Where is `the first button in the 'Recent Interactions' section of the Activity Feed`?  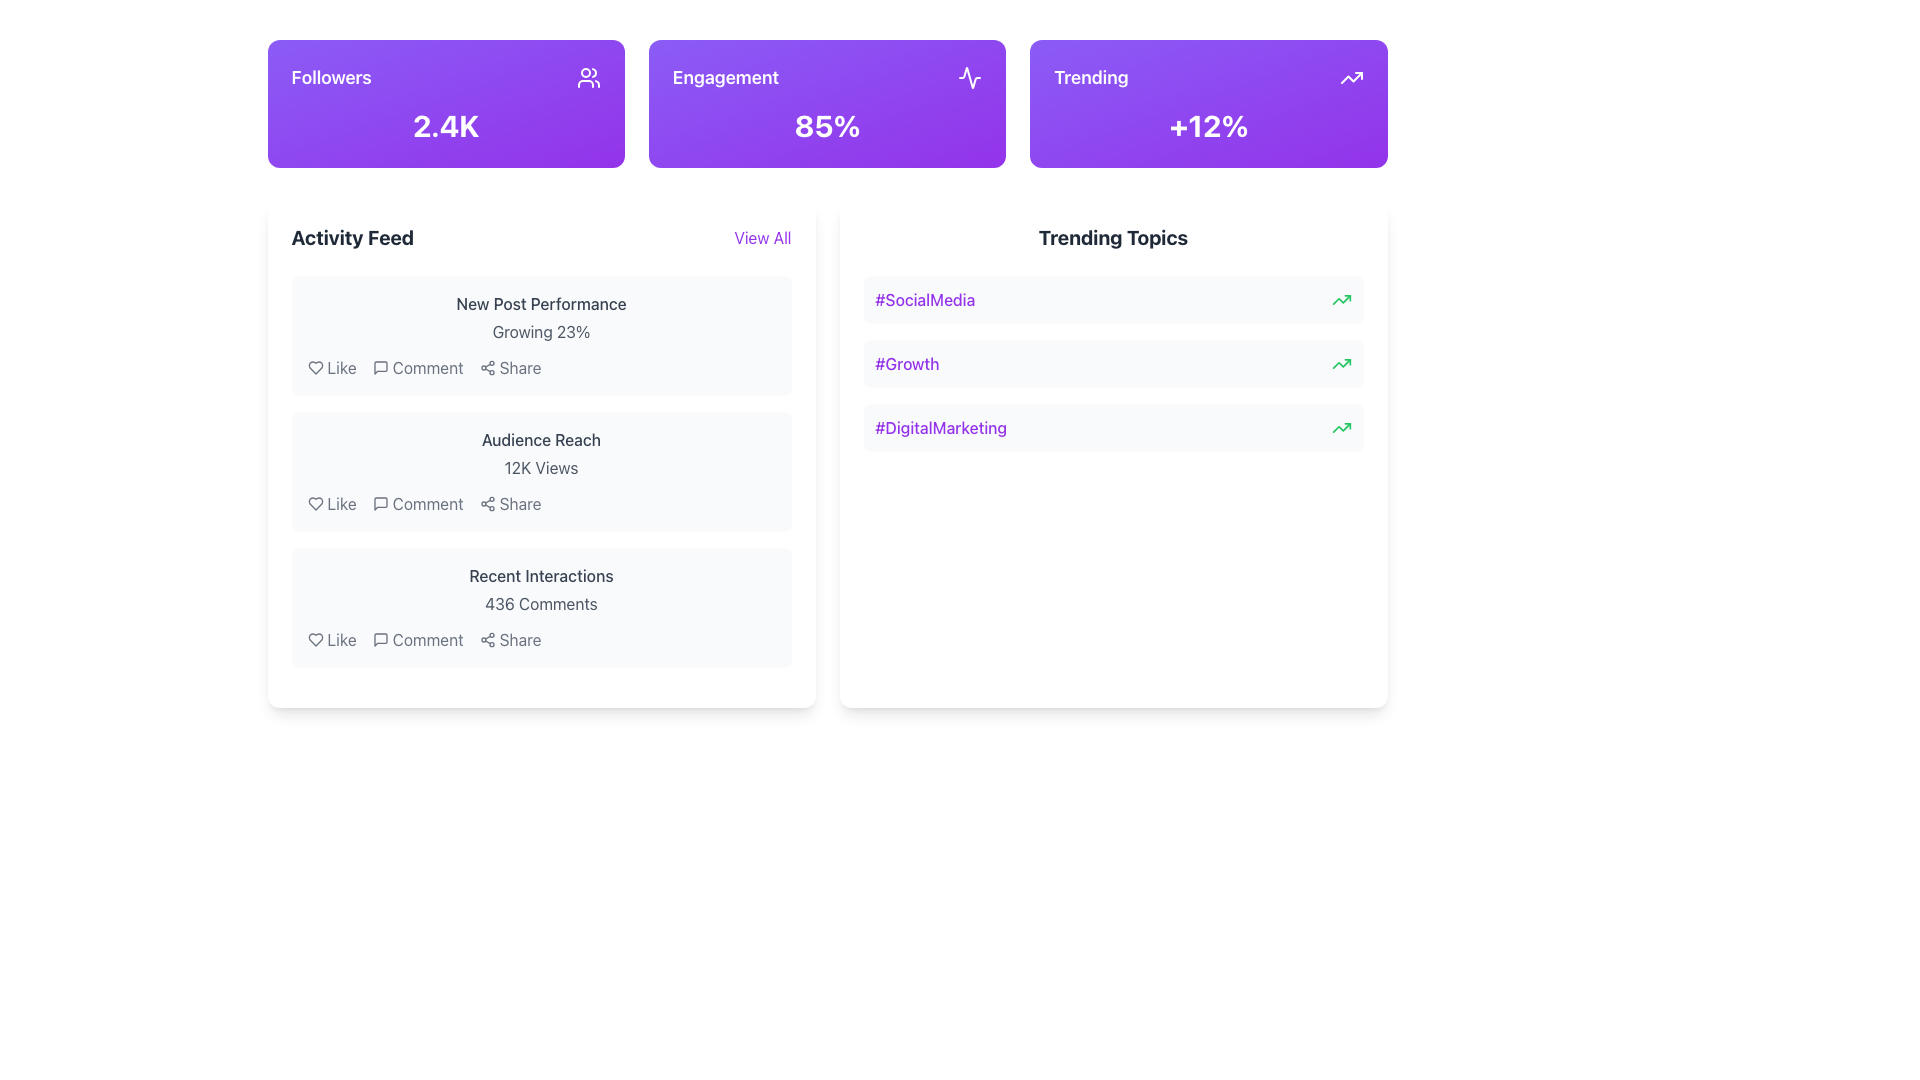 the first button in the 'Recent Interactions' section of the Activity Feed is located at coordinates (332, 640).